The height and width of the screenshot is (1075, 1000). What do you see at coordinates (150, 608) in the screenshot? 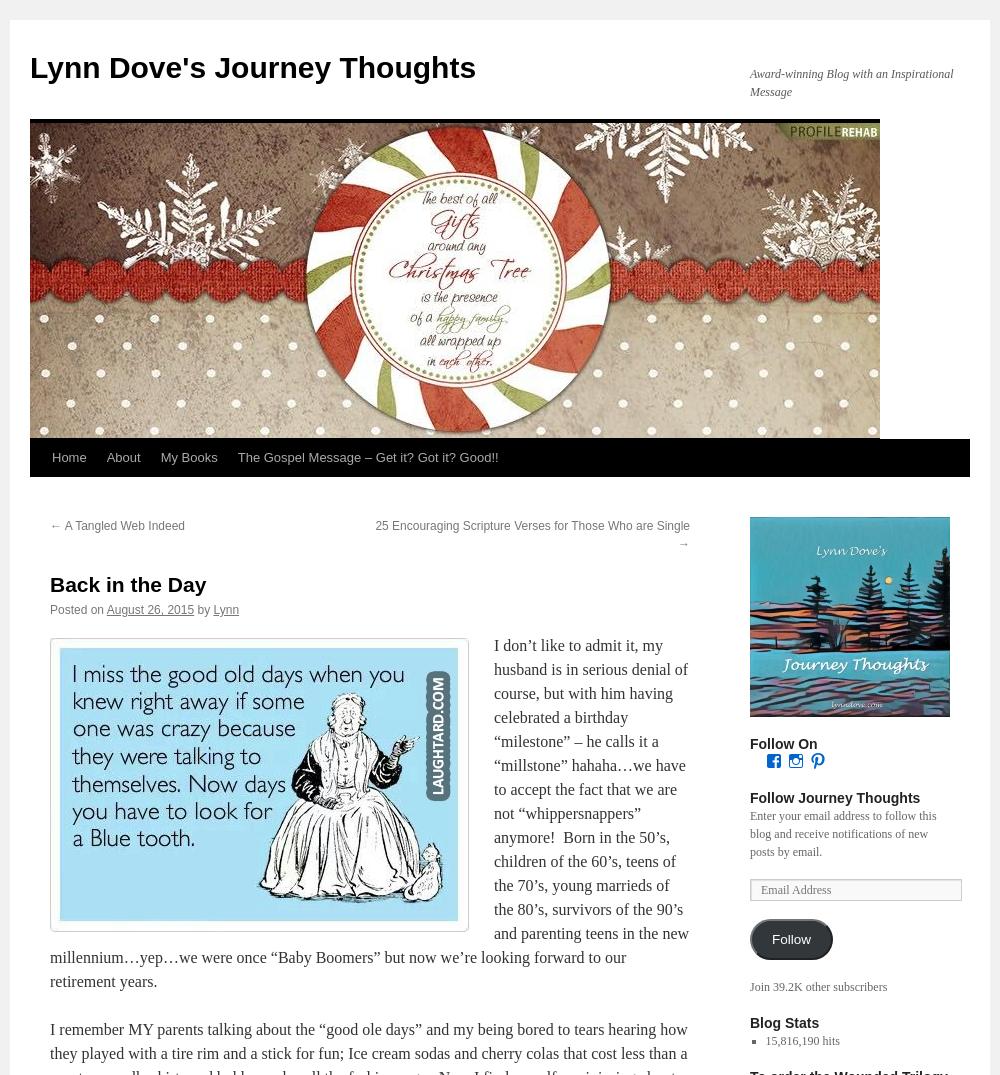
I see `'August 26, 2015'` at bounding box center [150, 608].